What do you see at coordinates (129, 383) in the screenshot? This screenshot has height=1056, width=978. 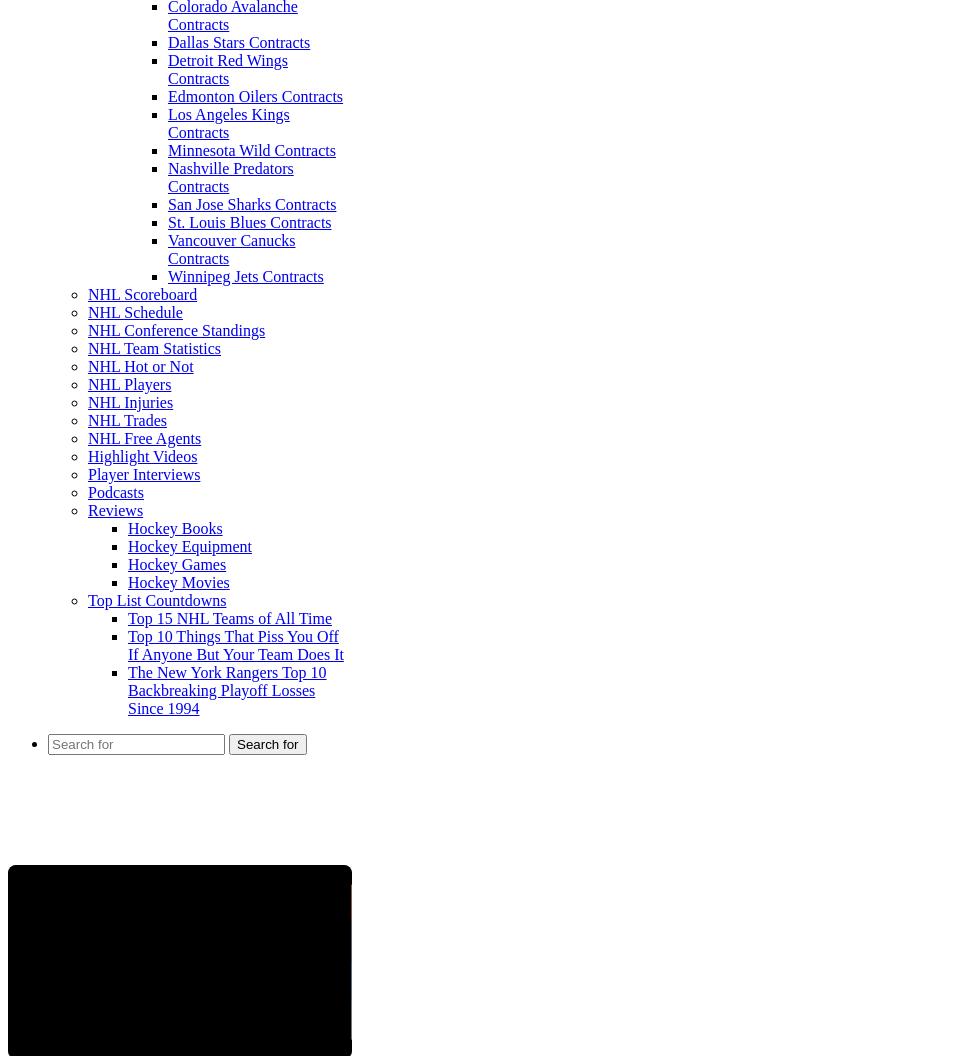 I see `'NHL Players'` at bounding box center [129, 383].